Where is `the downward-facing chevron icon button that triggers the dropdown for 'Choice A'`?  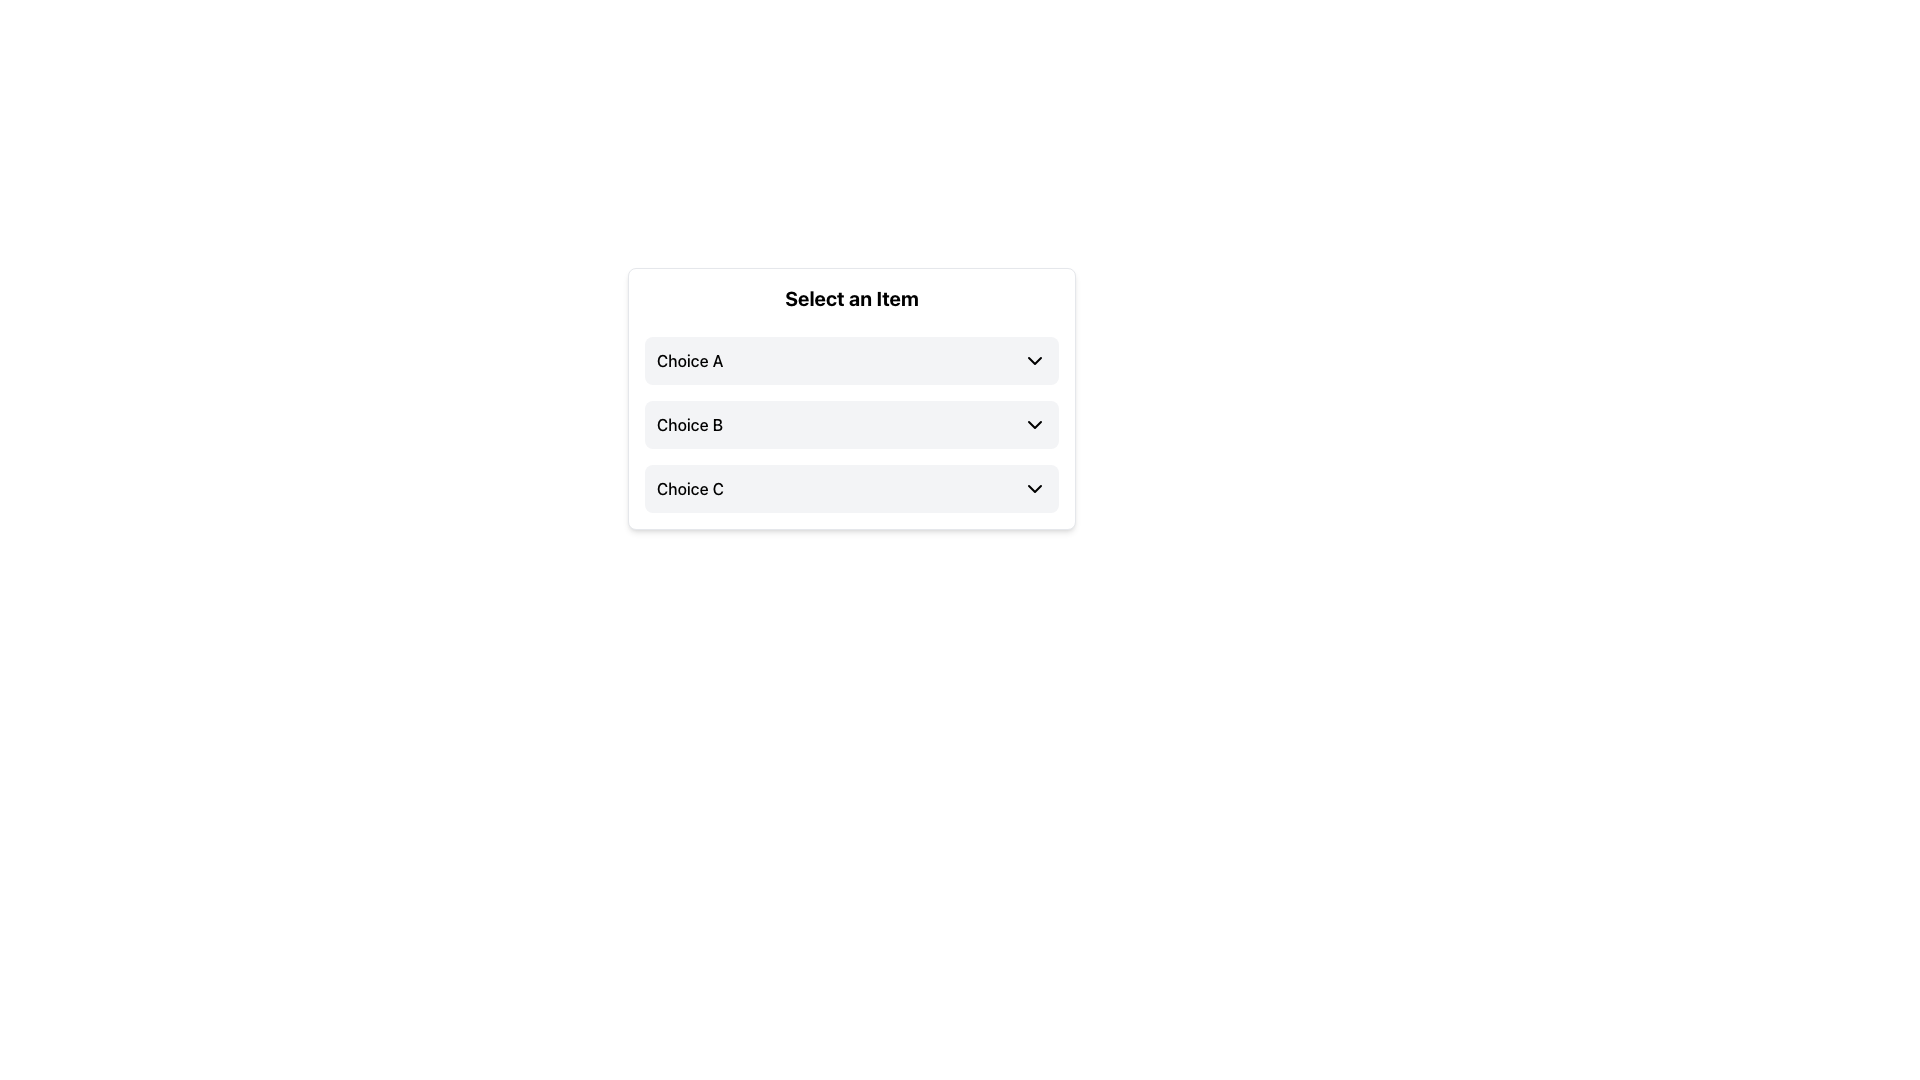
the downward-facing chevron icon button that triggers the dropdown for 'Choice A' is located at coordinates (1035, 361).